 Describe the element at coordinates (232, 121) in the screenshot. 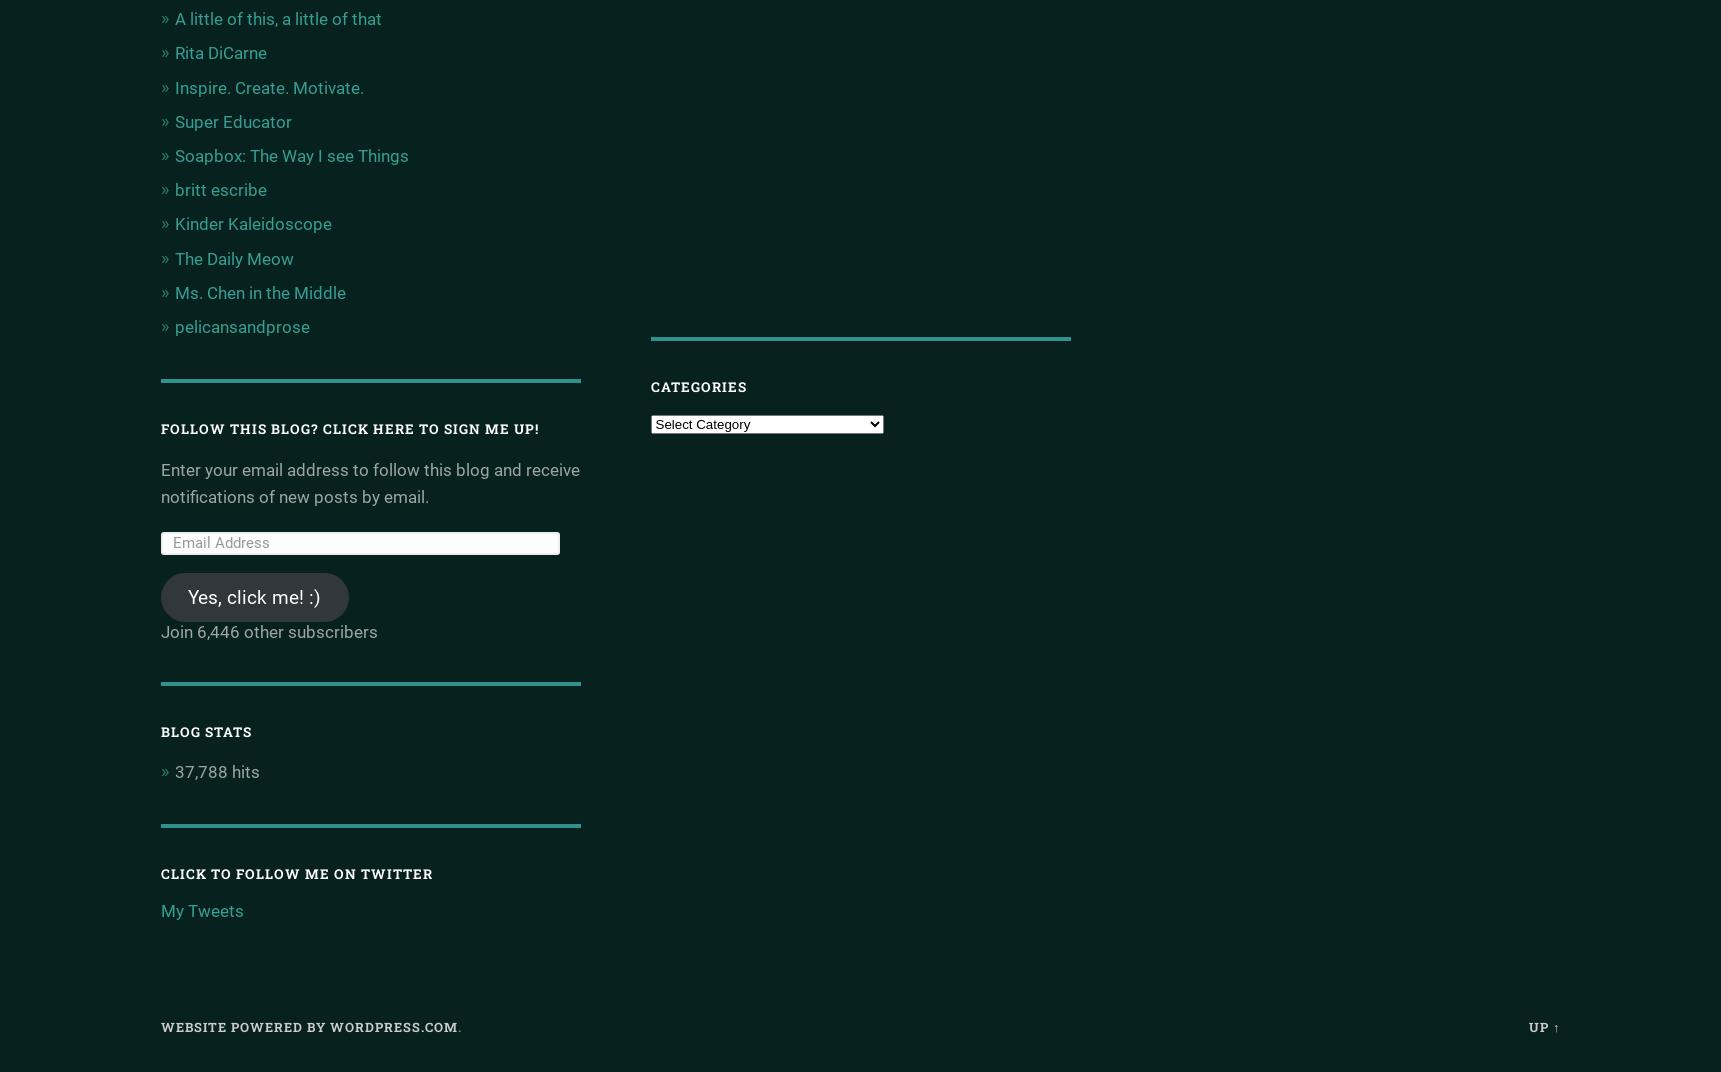

I see `'Super Educator'` at that location.